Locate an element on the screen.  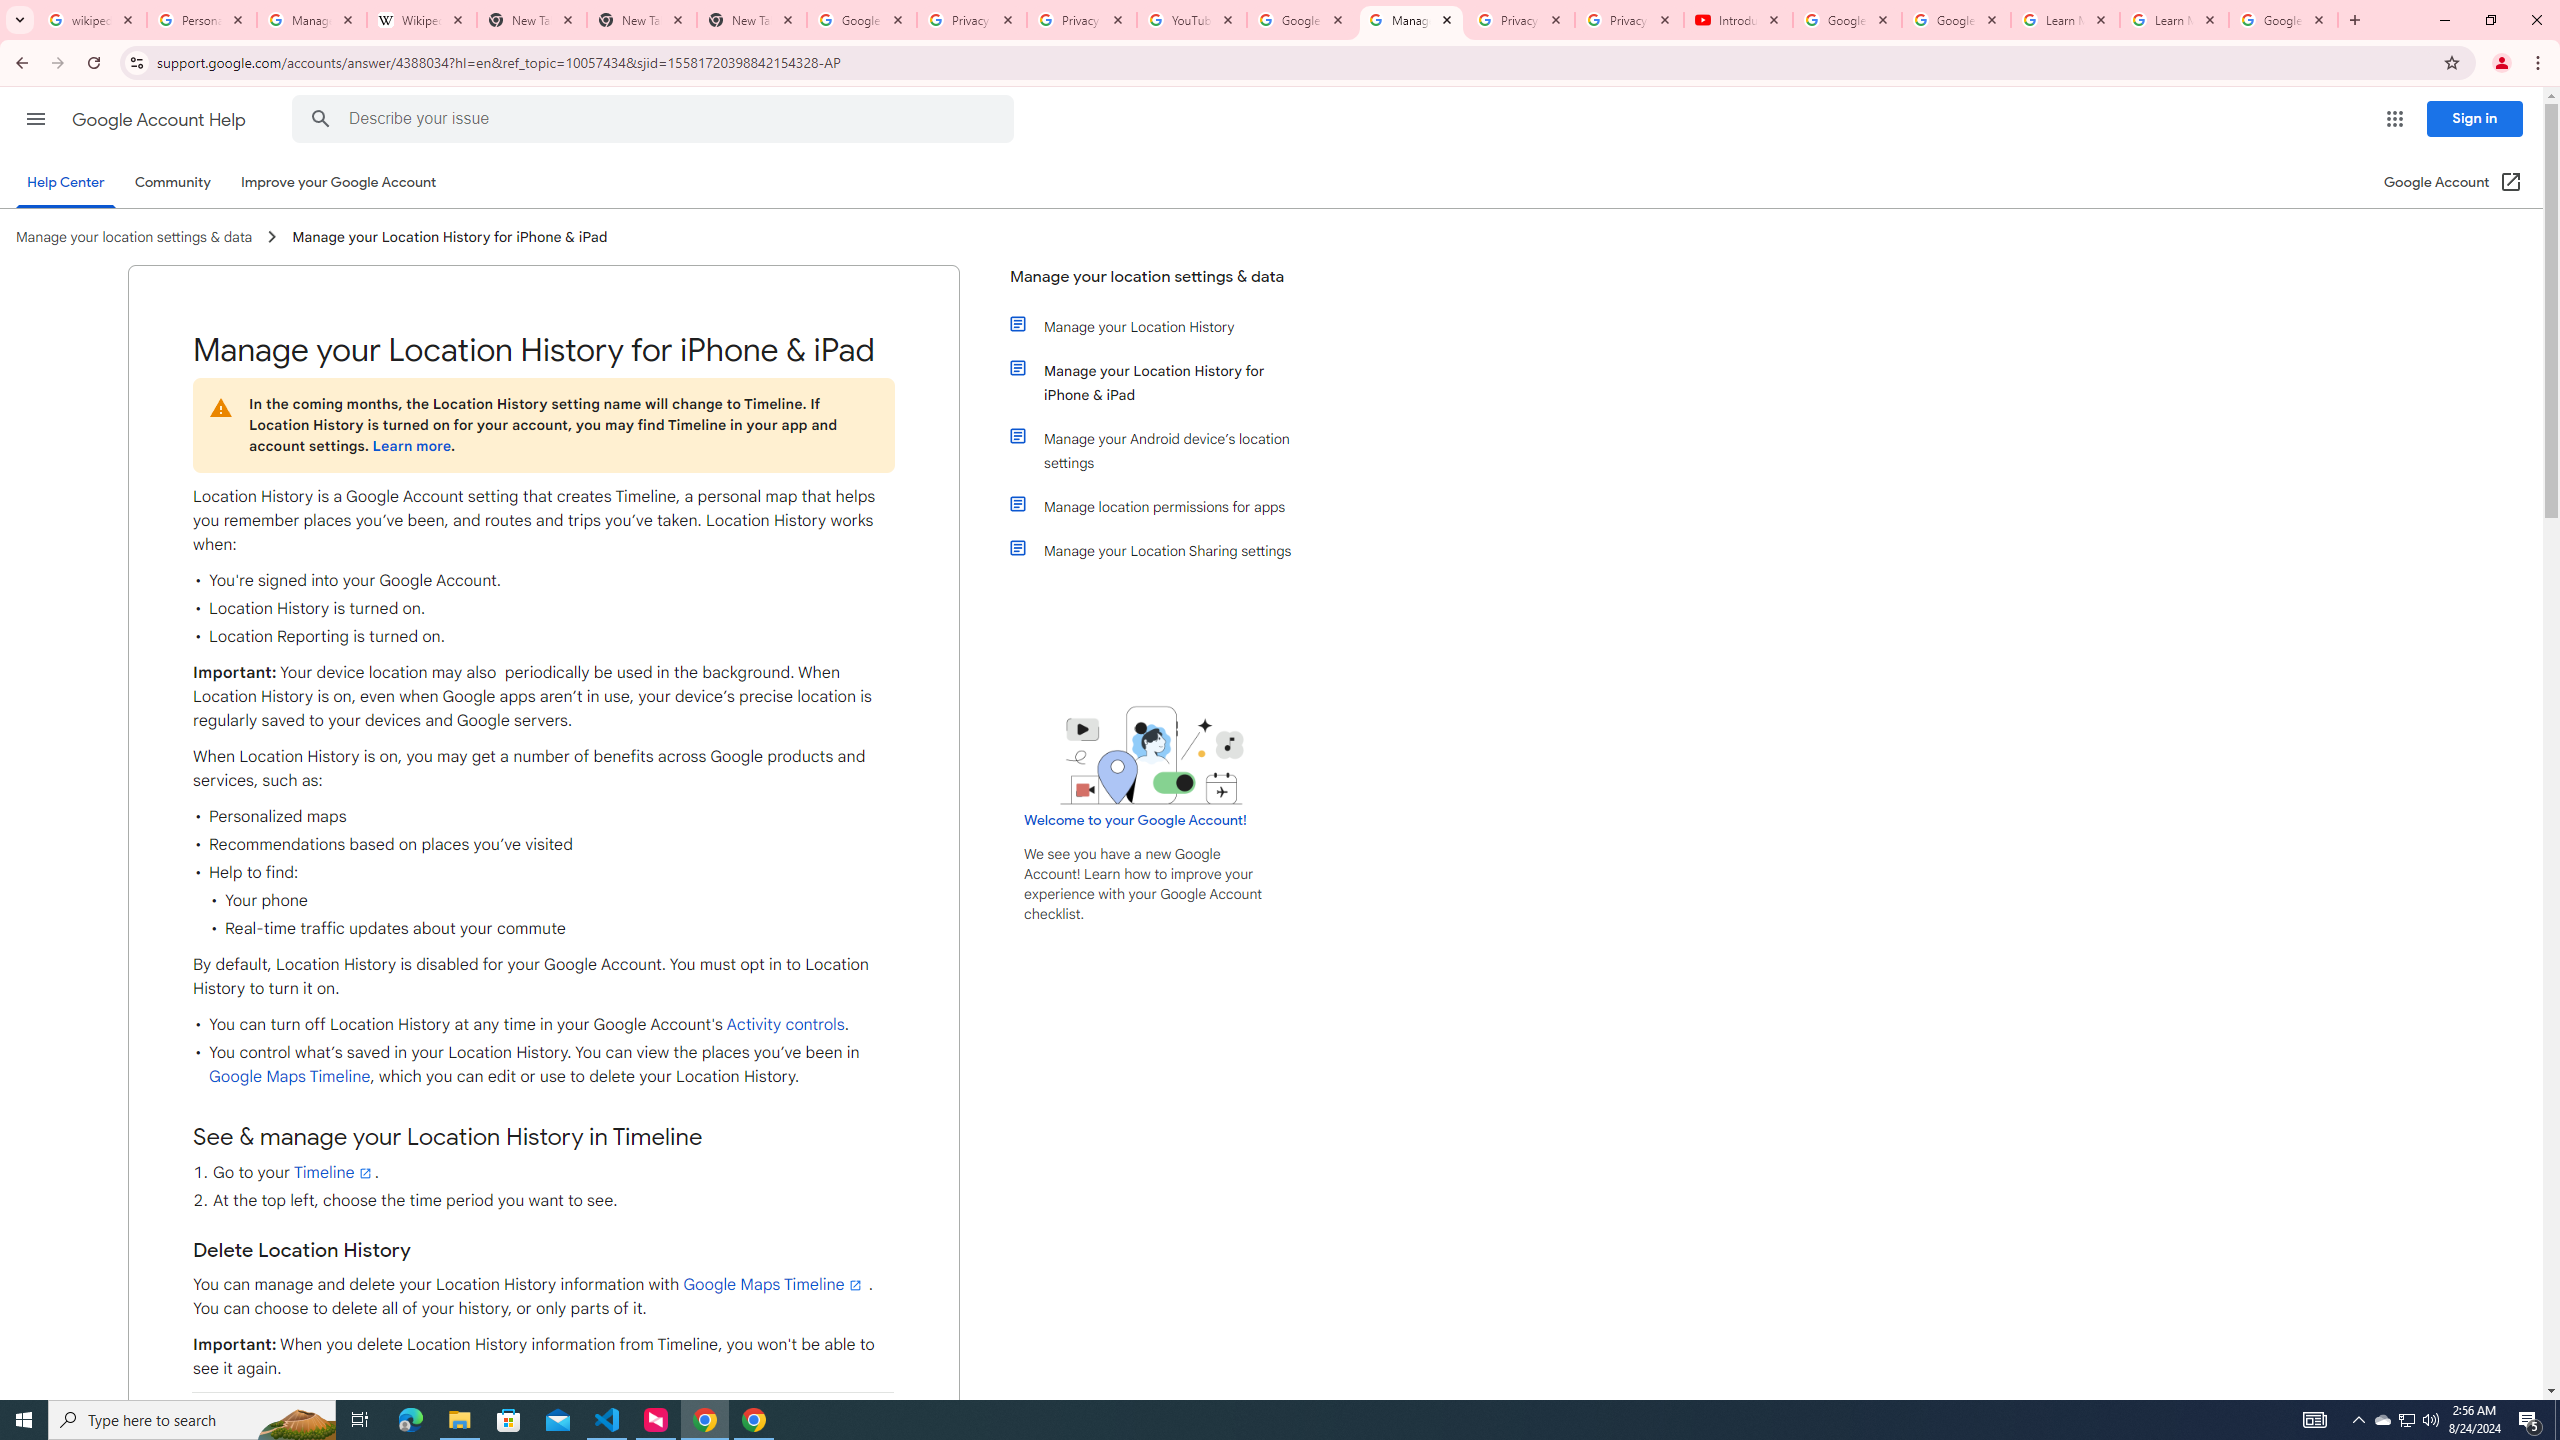
'Google Account Help' is located at coordinates (160, 119).